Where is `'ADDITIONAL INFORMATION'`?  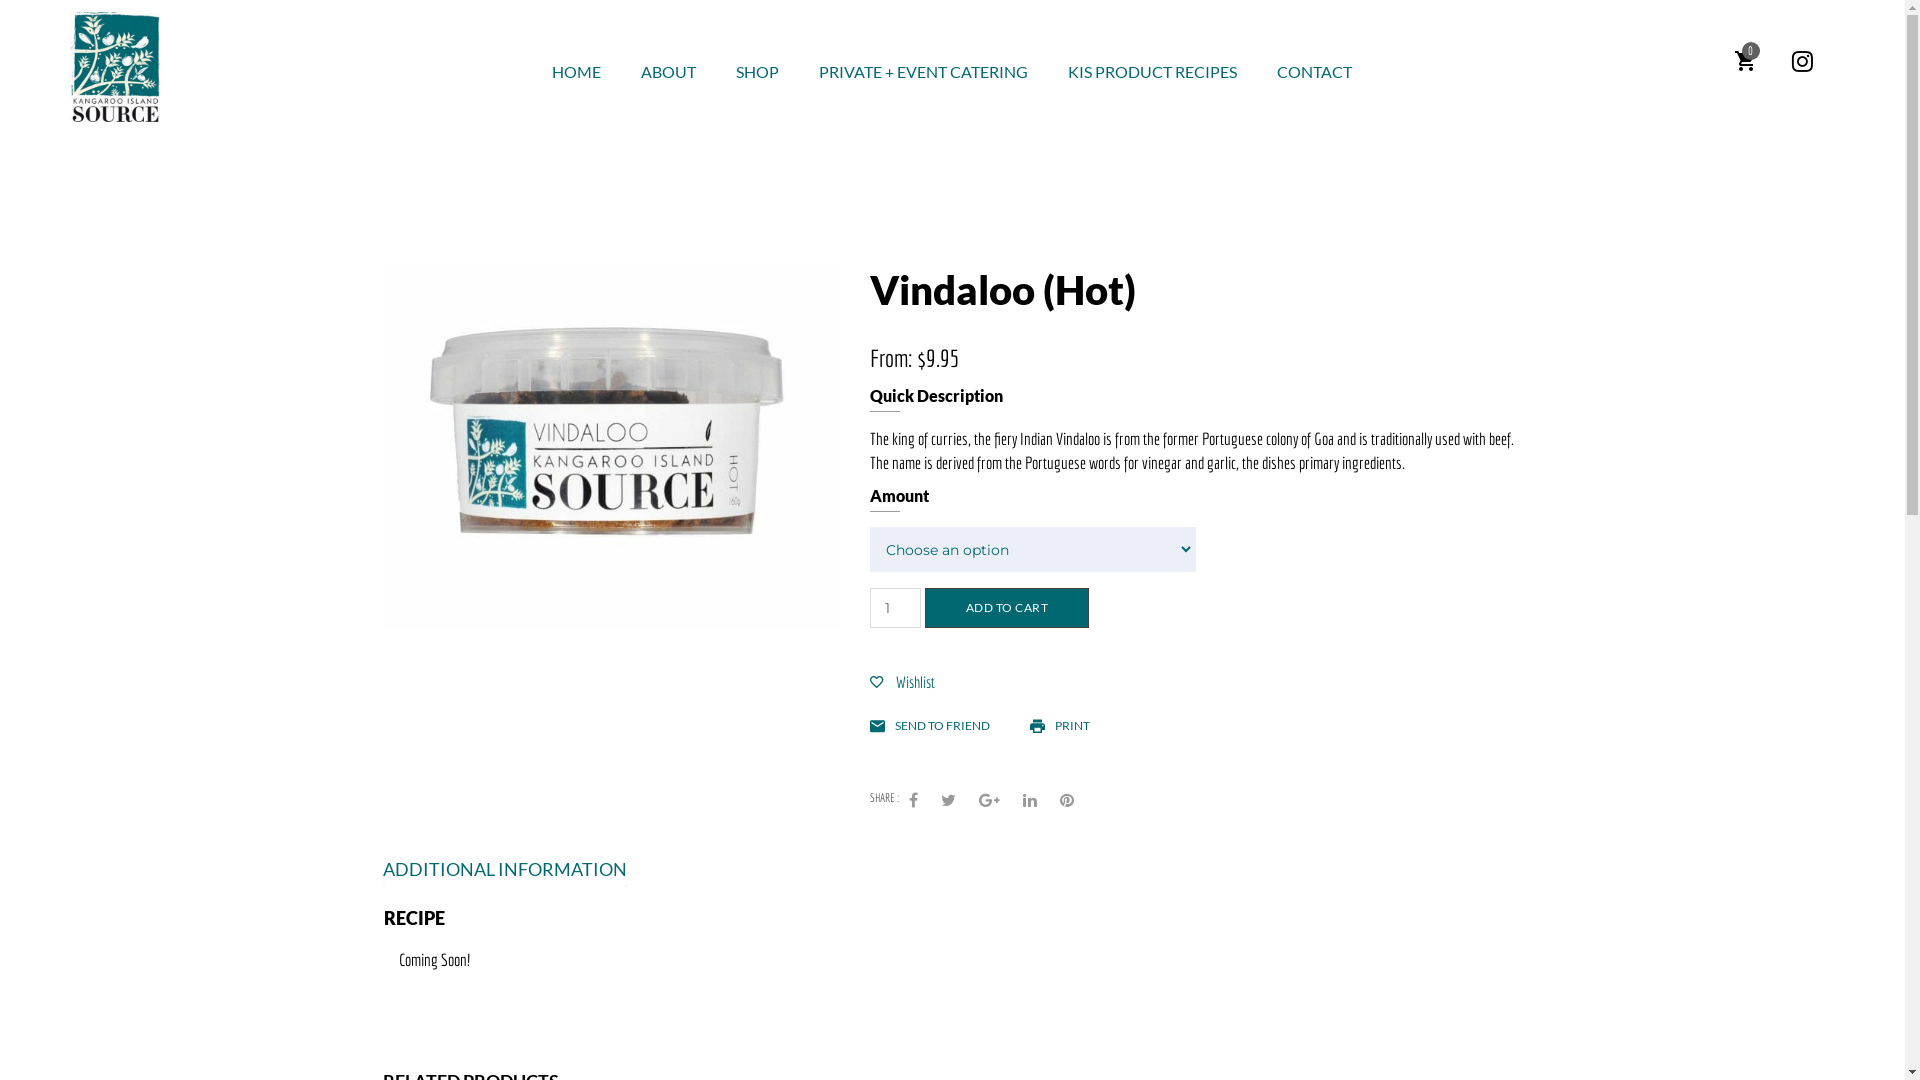 'ADDITIONAL INFORMATION' is located at coordinates (504, 869).